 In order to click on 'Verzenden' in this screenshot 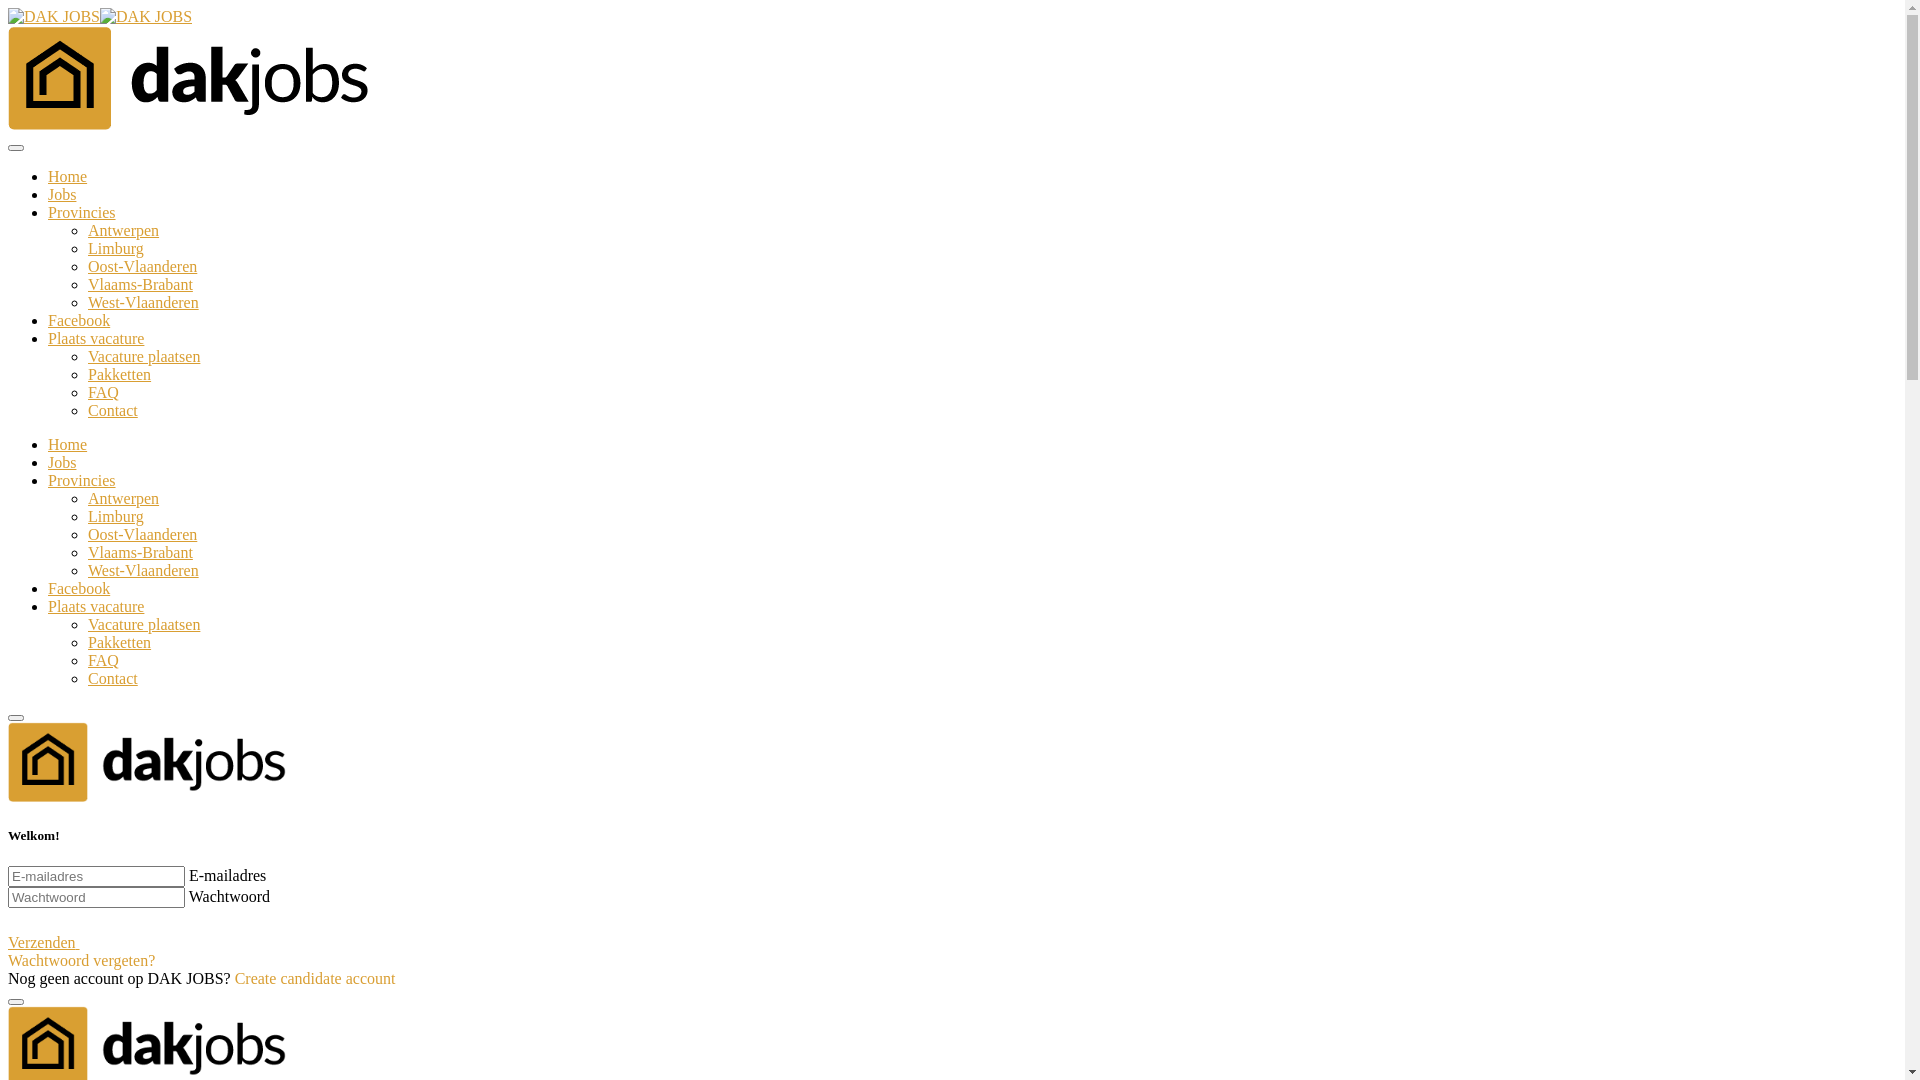, I will do `click(63, 942)`.